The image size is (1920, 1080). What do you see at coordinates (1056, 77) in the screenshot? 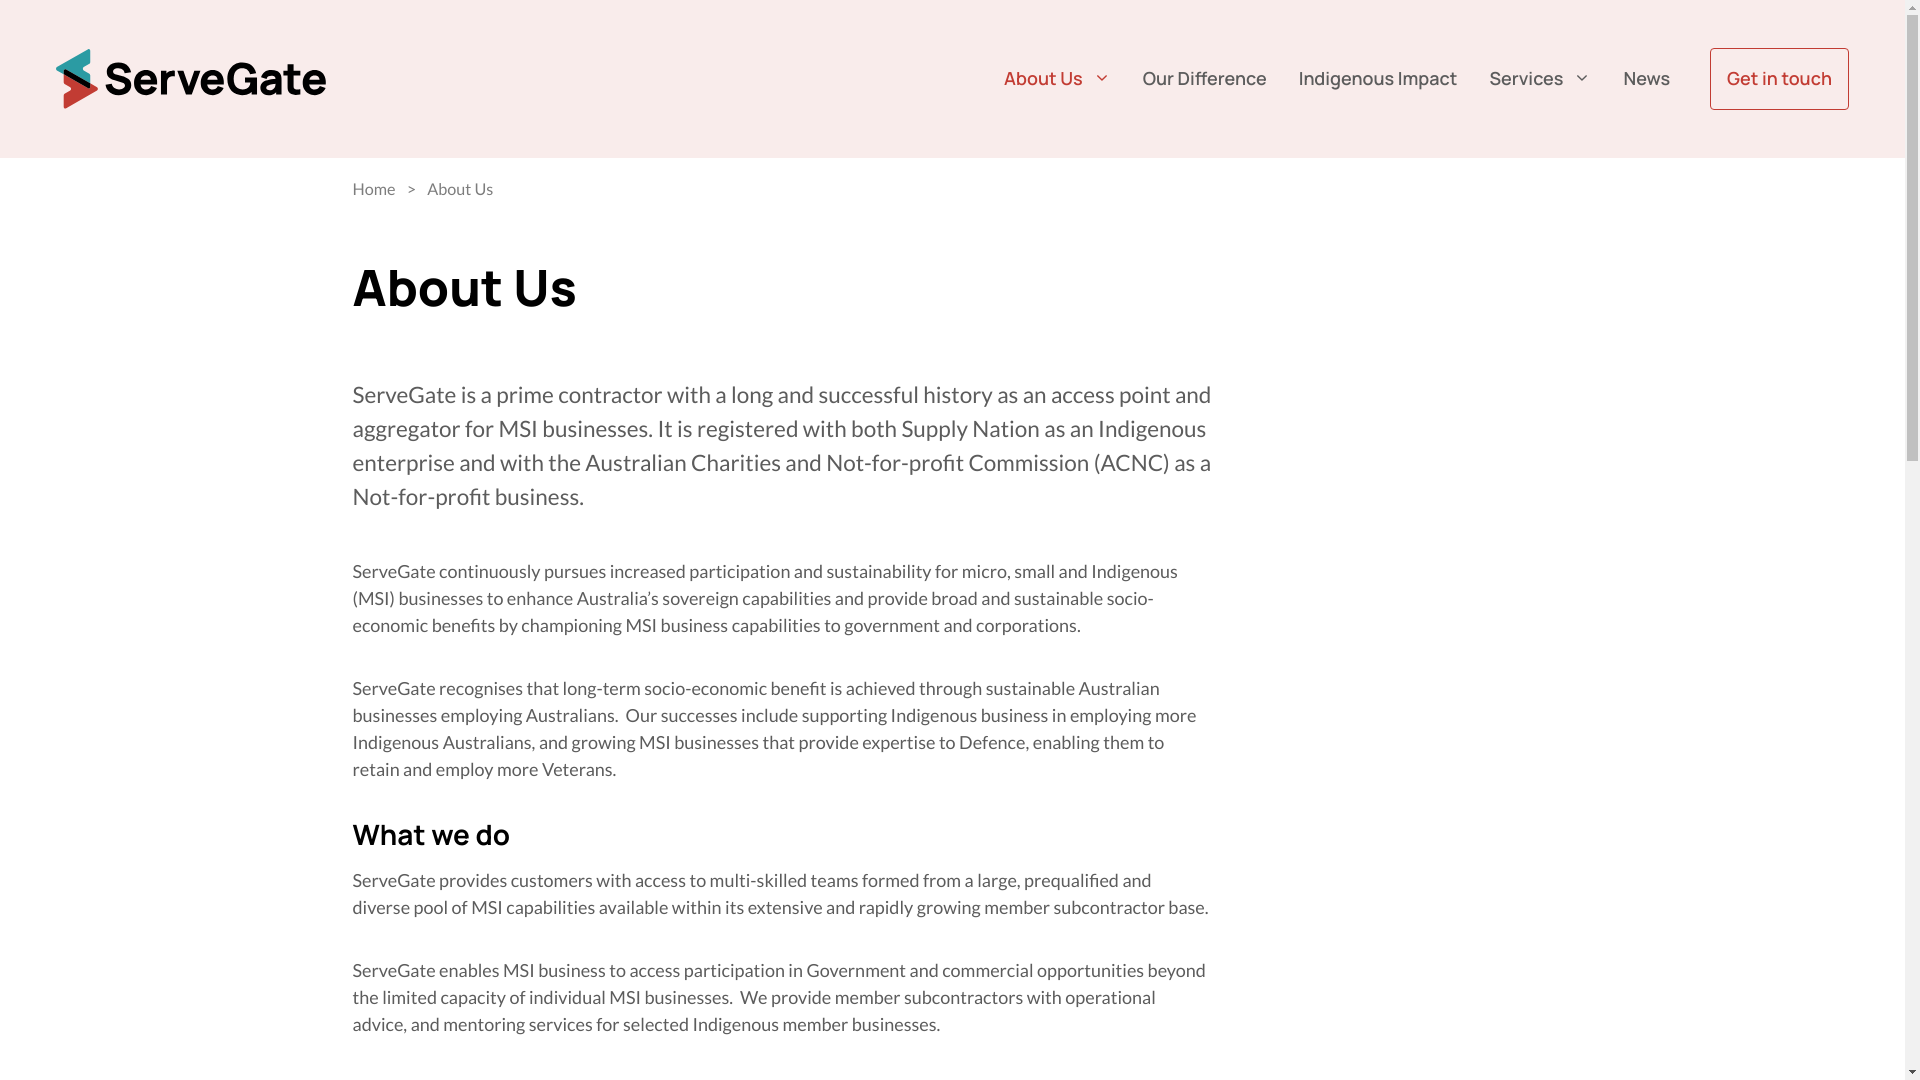
I see `'About Us'` at bounding box center [1056, 77].